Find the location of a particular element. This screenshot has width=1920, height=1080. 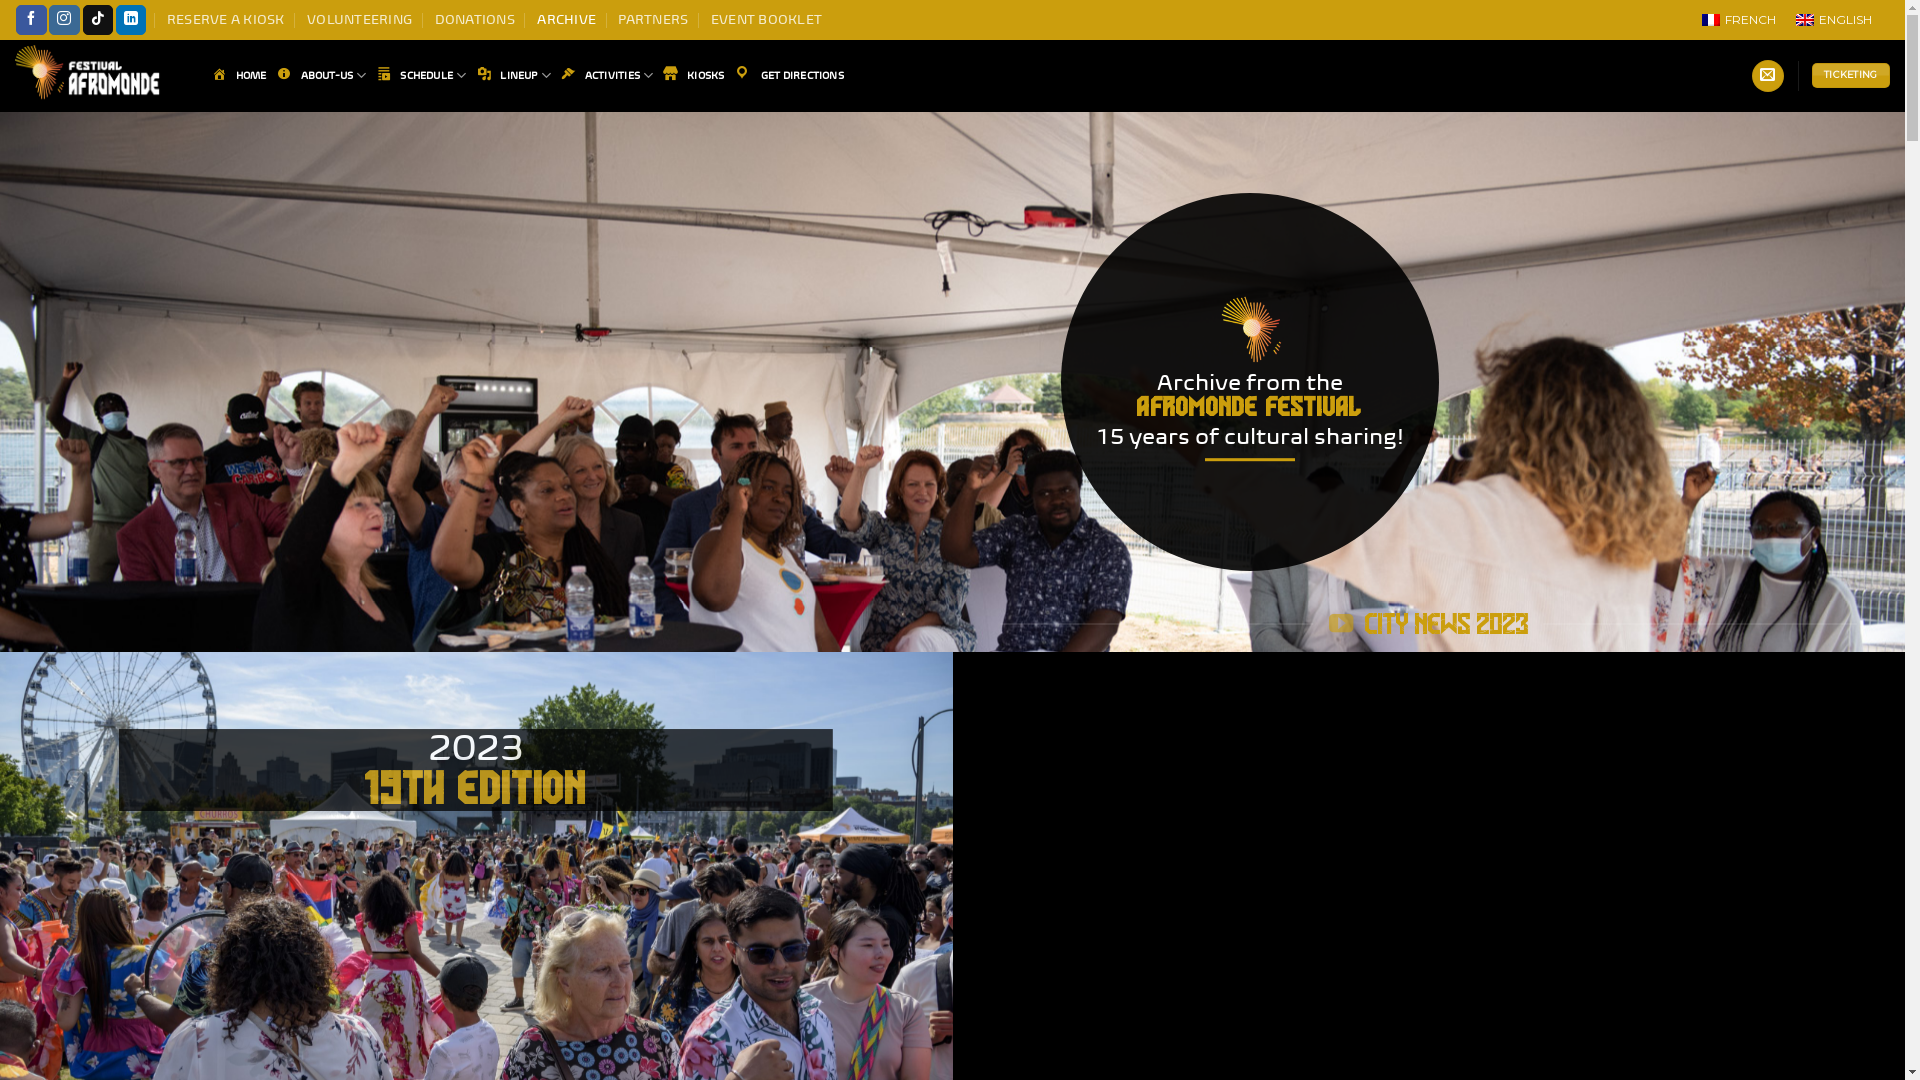

'PARTNERS' is located at coordinates (652, 19).